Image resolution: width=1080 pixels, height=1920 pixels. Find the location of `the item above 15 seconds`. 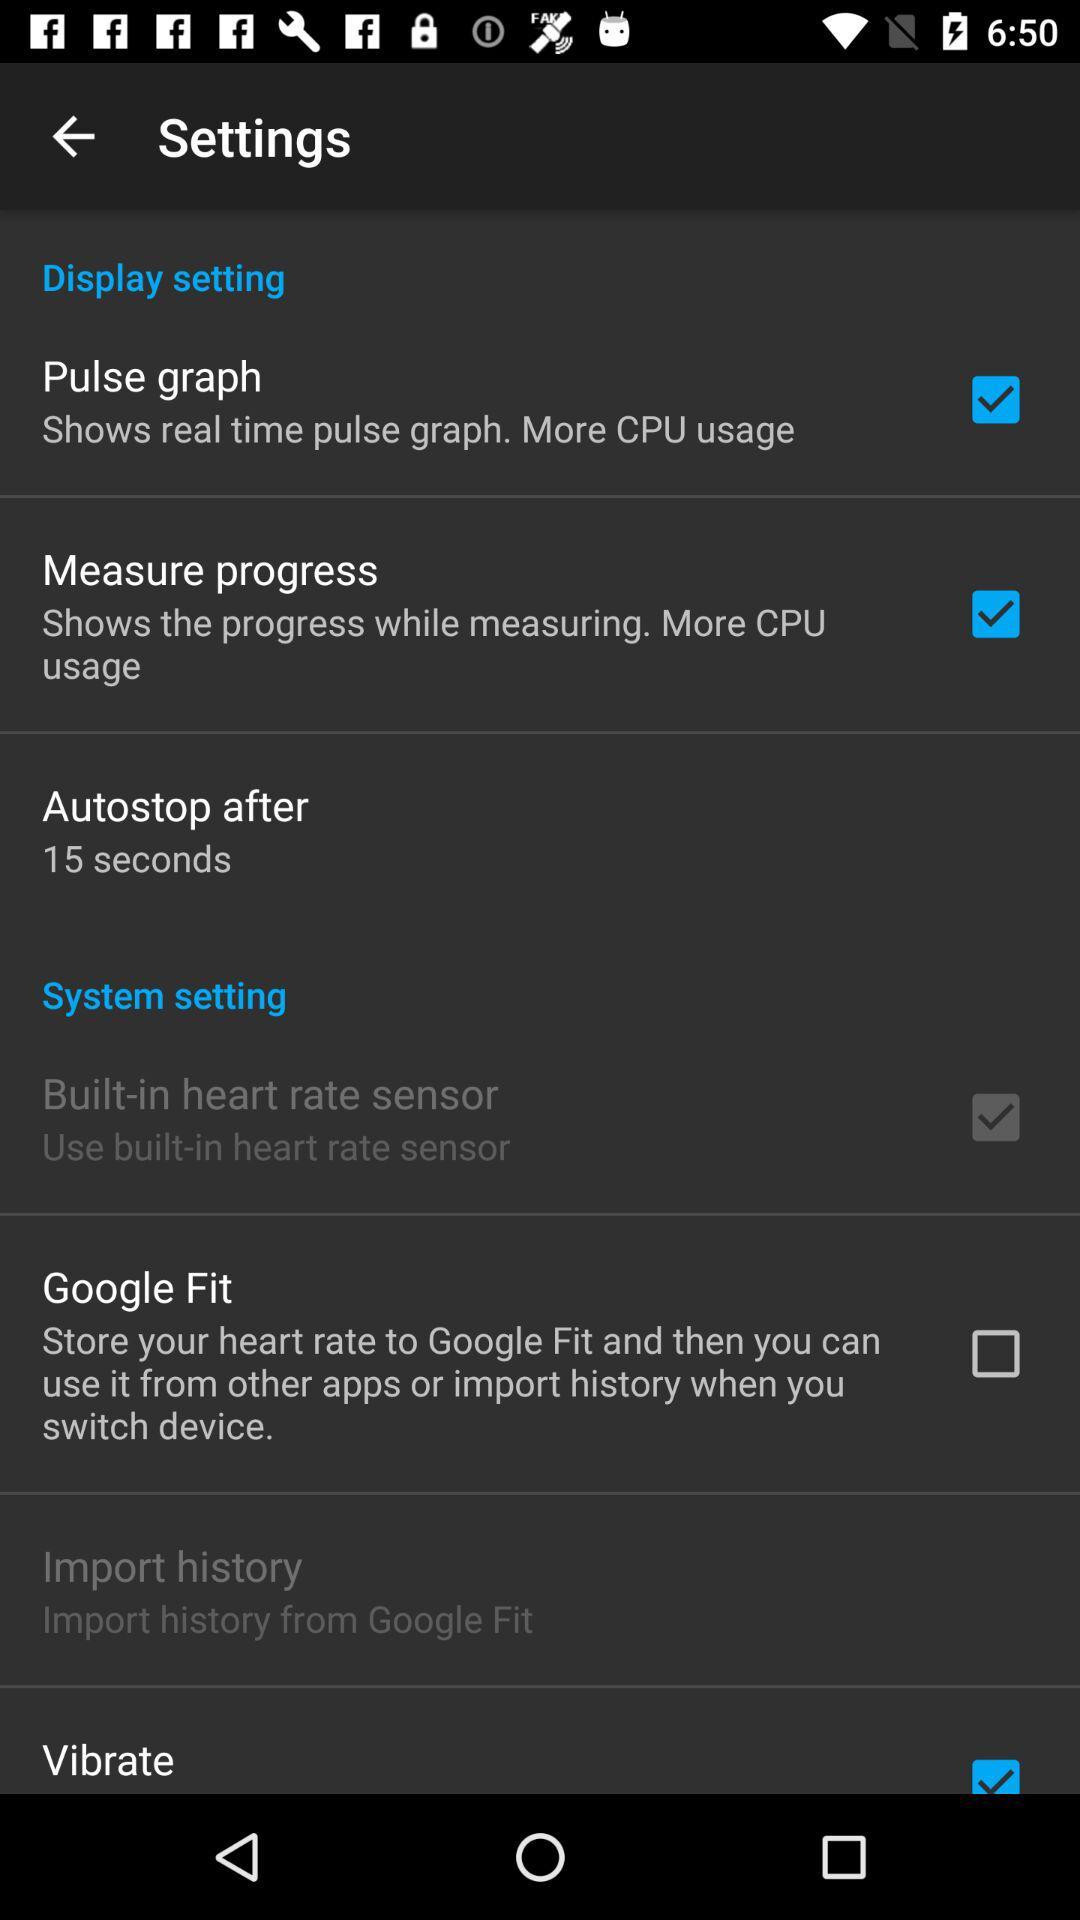

the item above 15 seconds is located at coordinates (174, 804).